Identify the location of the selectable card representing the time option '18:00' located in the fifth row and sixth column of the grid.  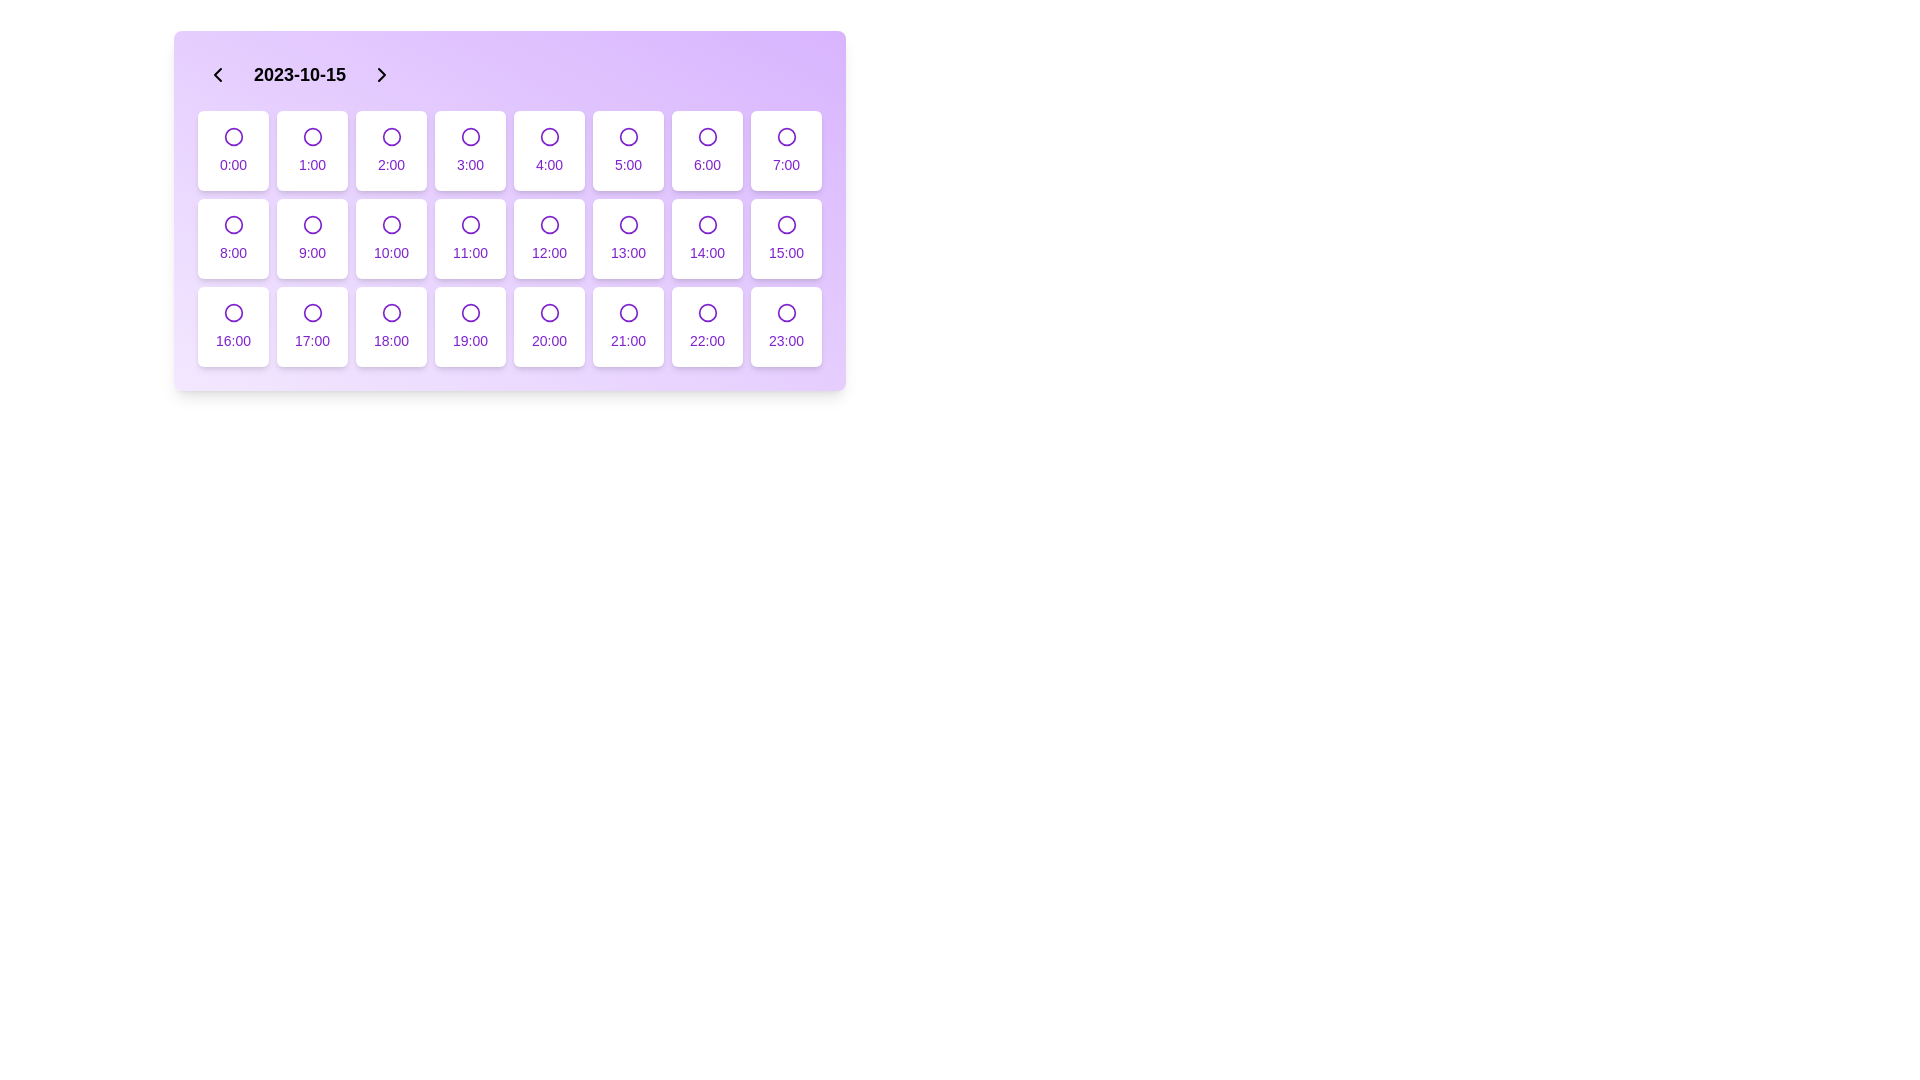
(391, 326).